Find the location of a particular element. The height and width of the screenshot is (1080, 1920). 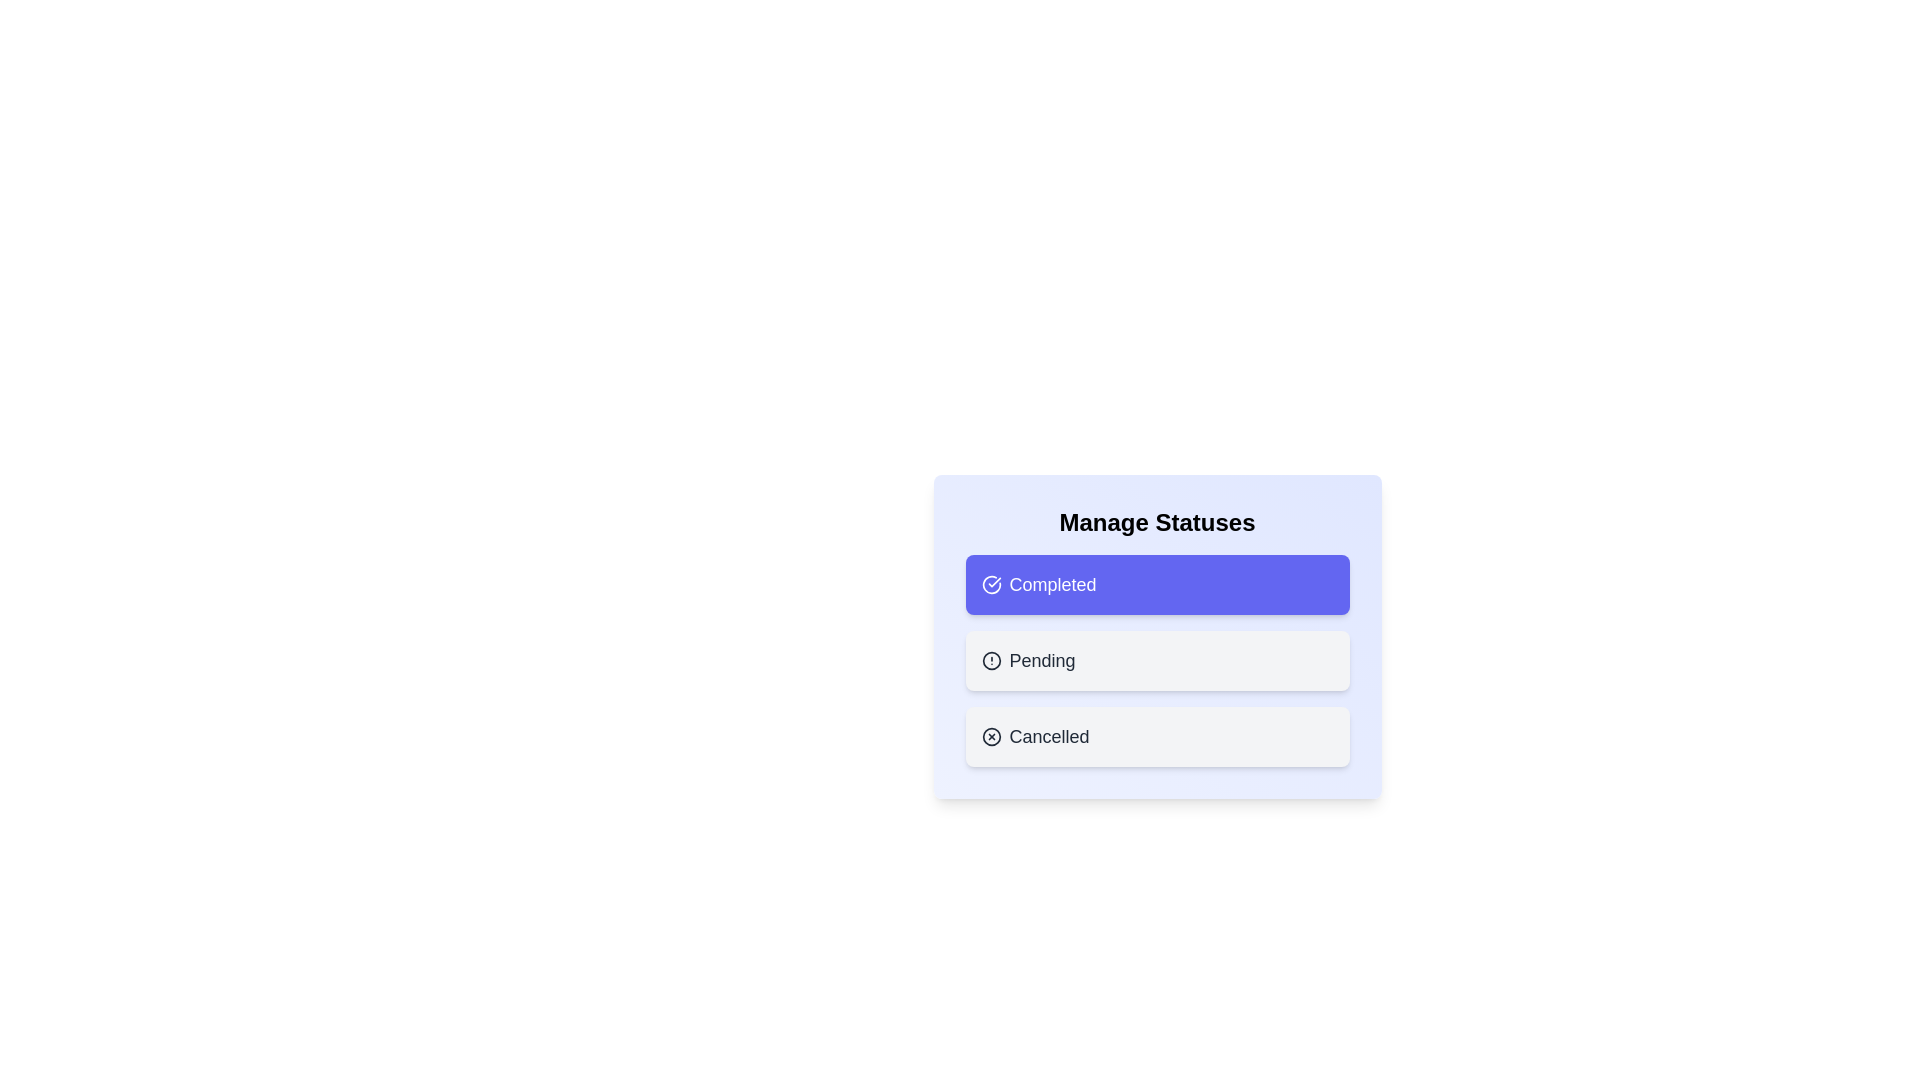

the status chip corresponding to Completed is located at coordinates (1157, 585).